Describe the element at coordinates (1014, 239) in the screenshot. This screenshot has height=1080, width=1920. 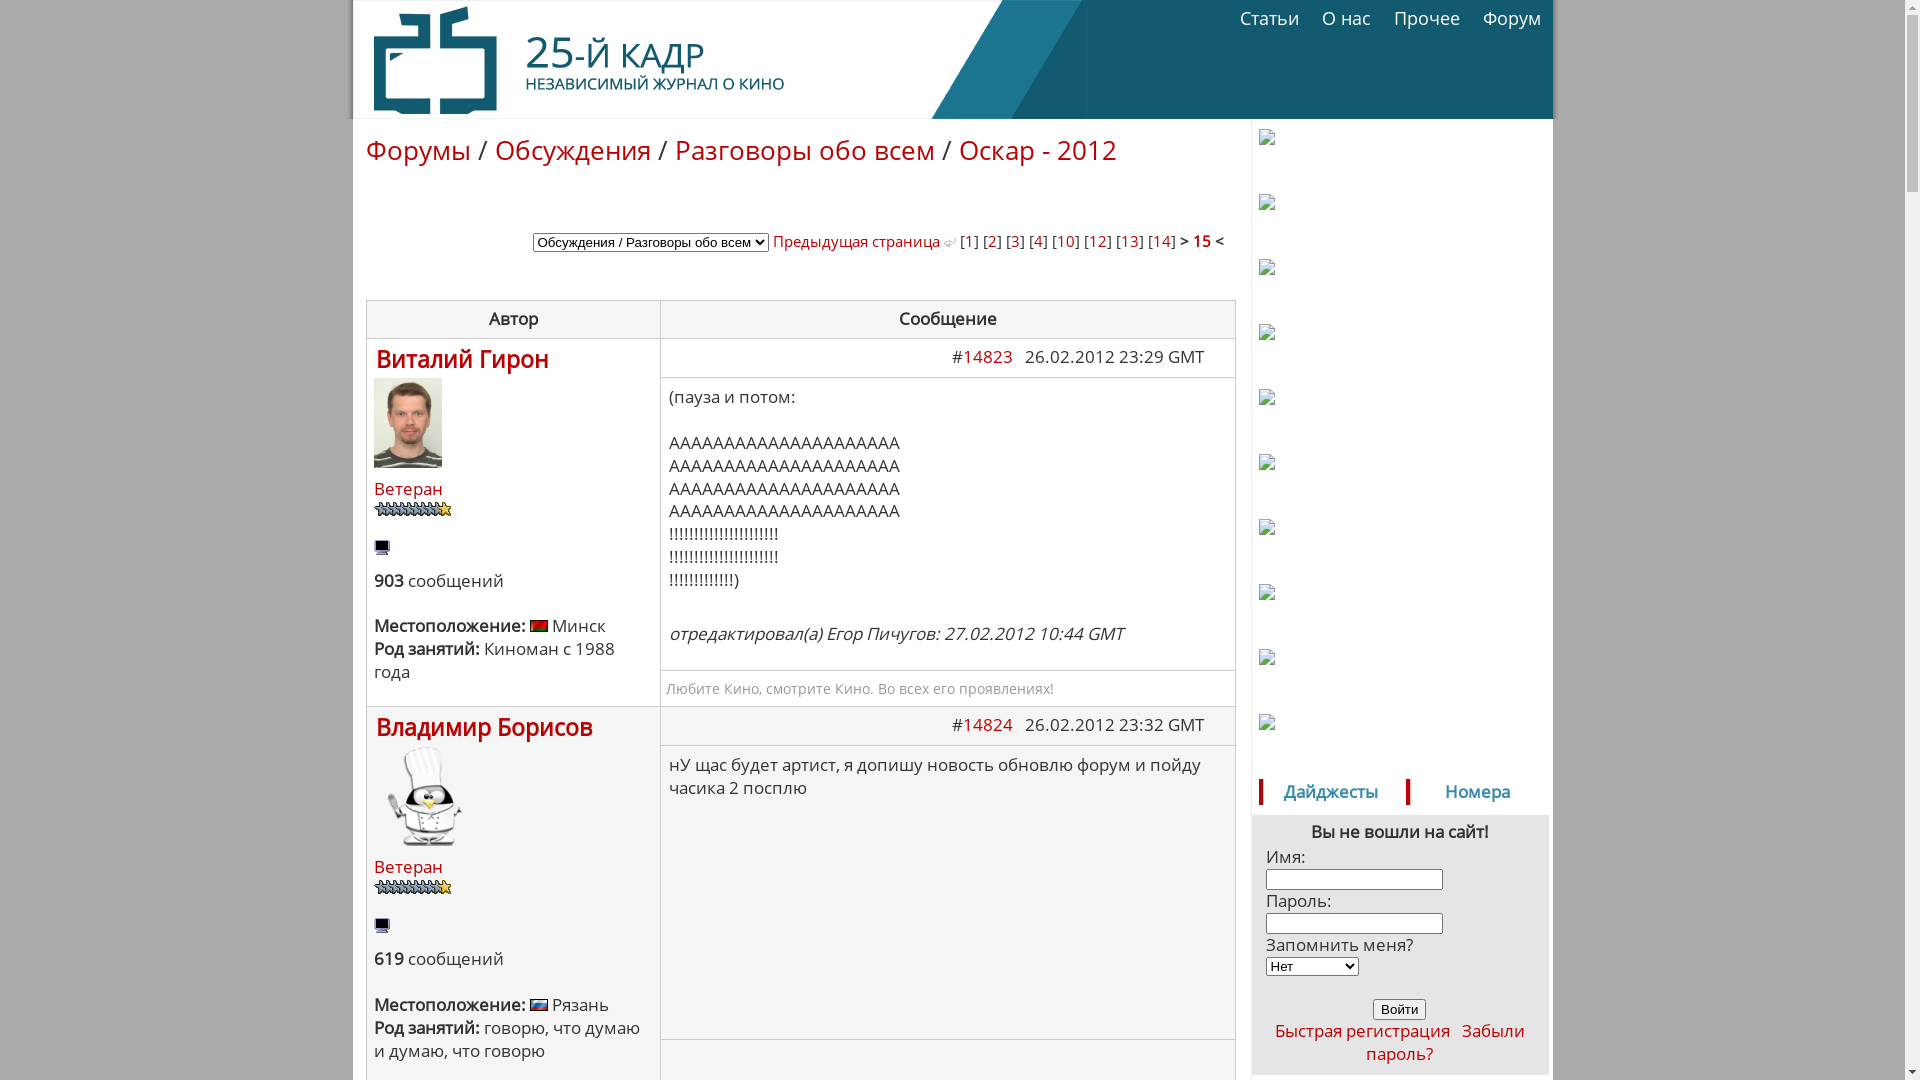
I see `'3'` at that location.